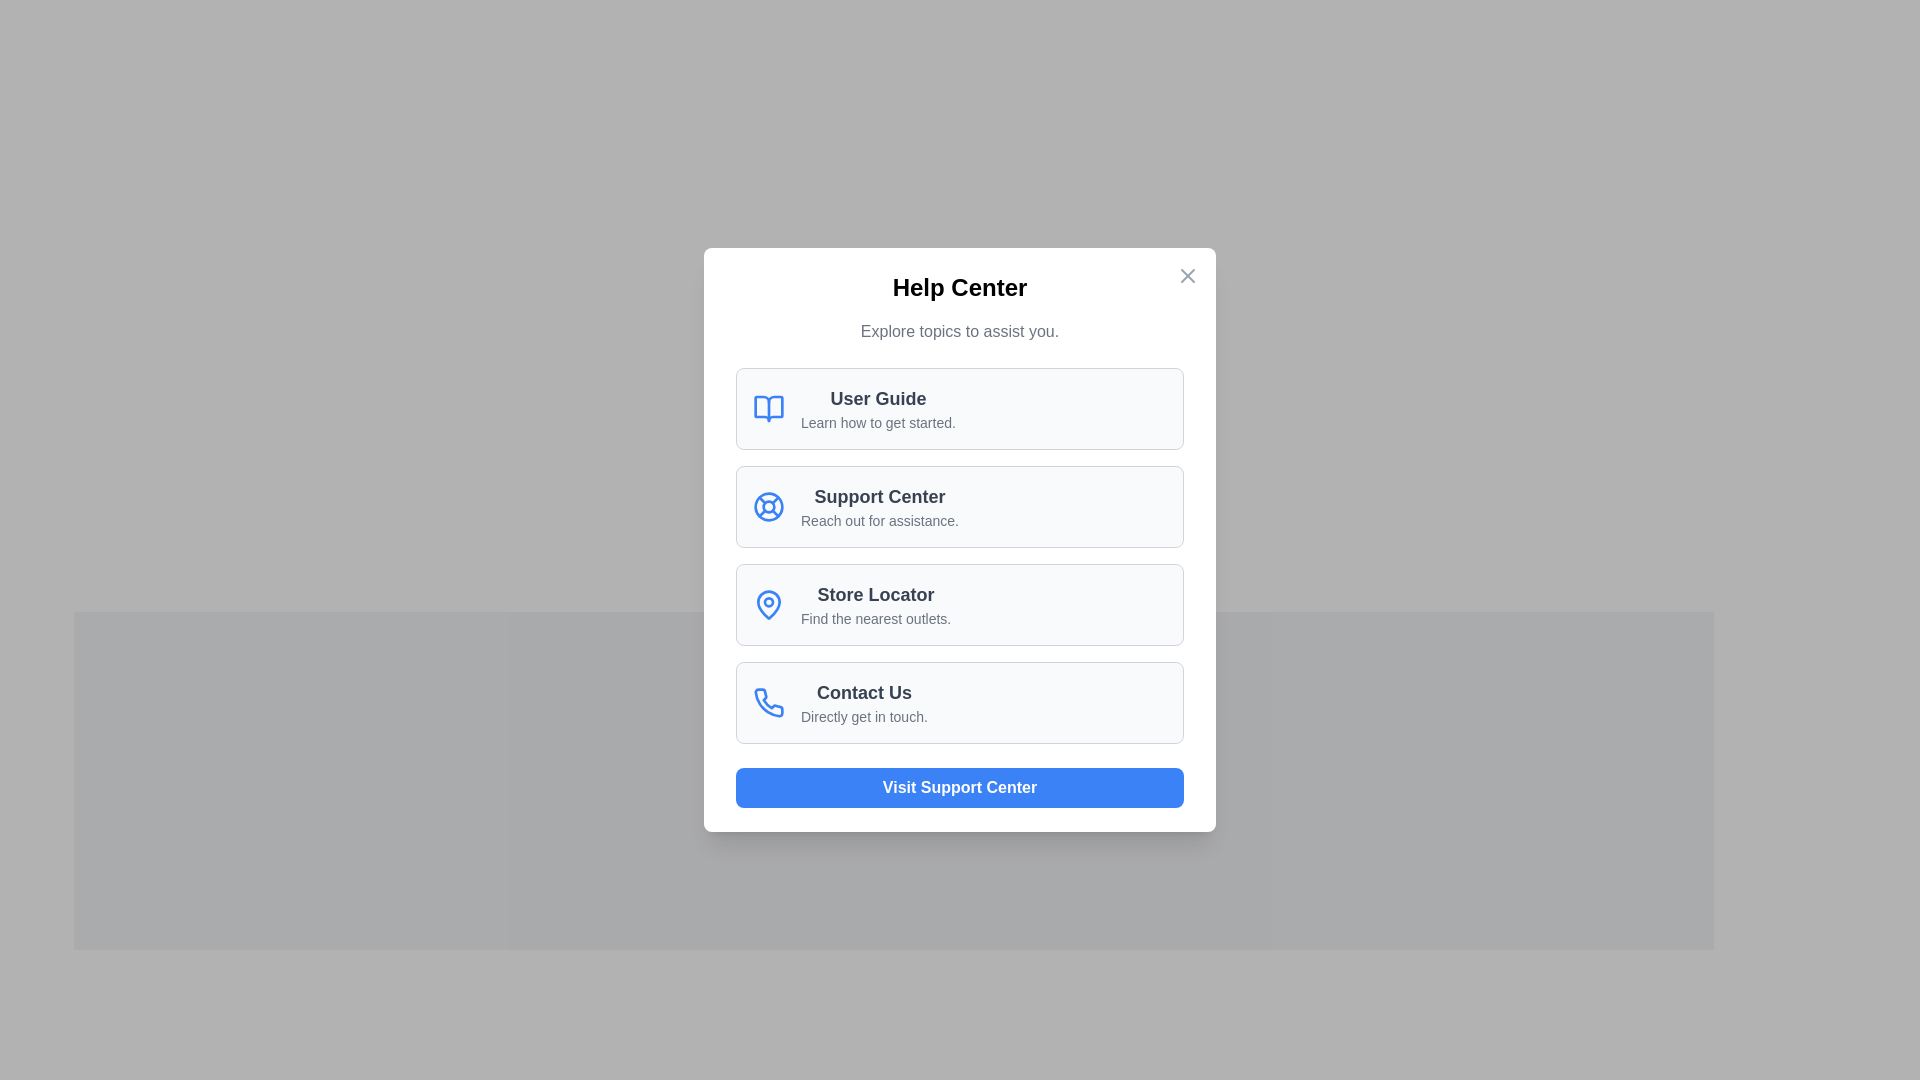 Image resolution: width=1920 pixels, height=1080 pixels. What do you see at coordinates (876, 617) in the screenshot?
I see `the text label providing additional information about the 'Store Locator' feature, located centrally below the title in the modal dialog` at bounding box center [876, 617].